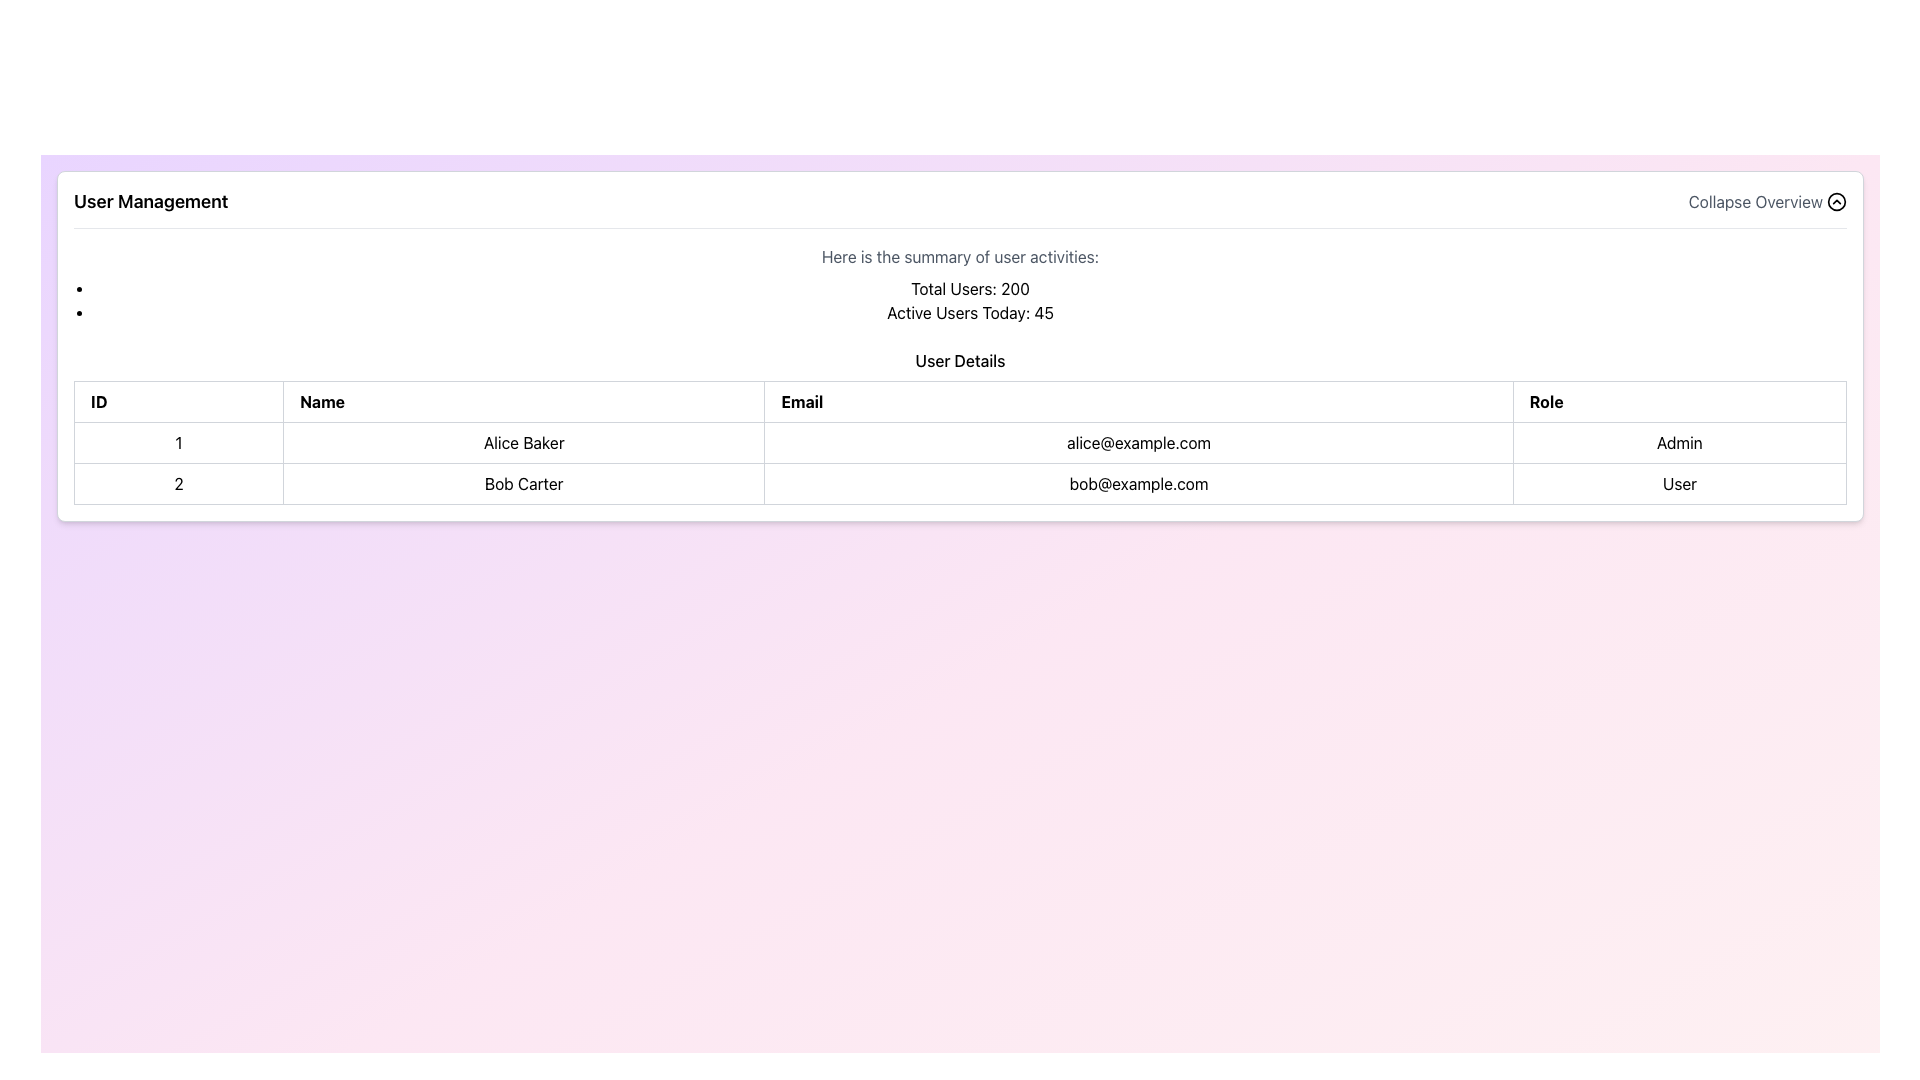 The image size is (1920, 1080). What do you see at coordinates (970, 300) in the screenshot?
I see `the text block displaying user statistics, which includes 'Total Users: 200' and 'Active Users Today: 45', located below the summary text on the user management page` at bounding box center [970, 300].